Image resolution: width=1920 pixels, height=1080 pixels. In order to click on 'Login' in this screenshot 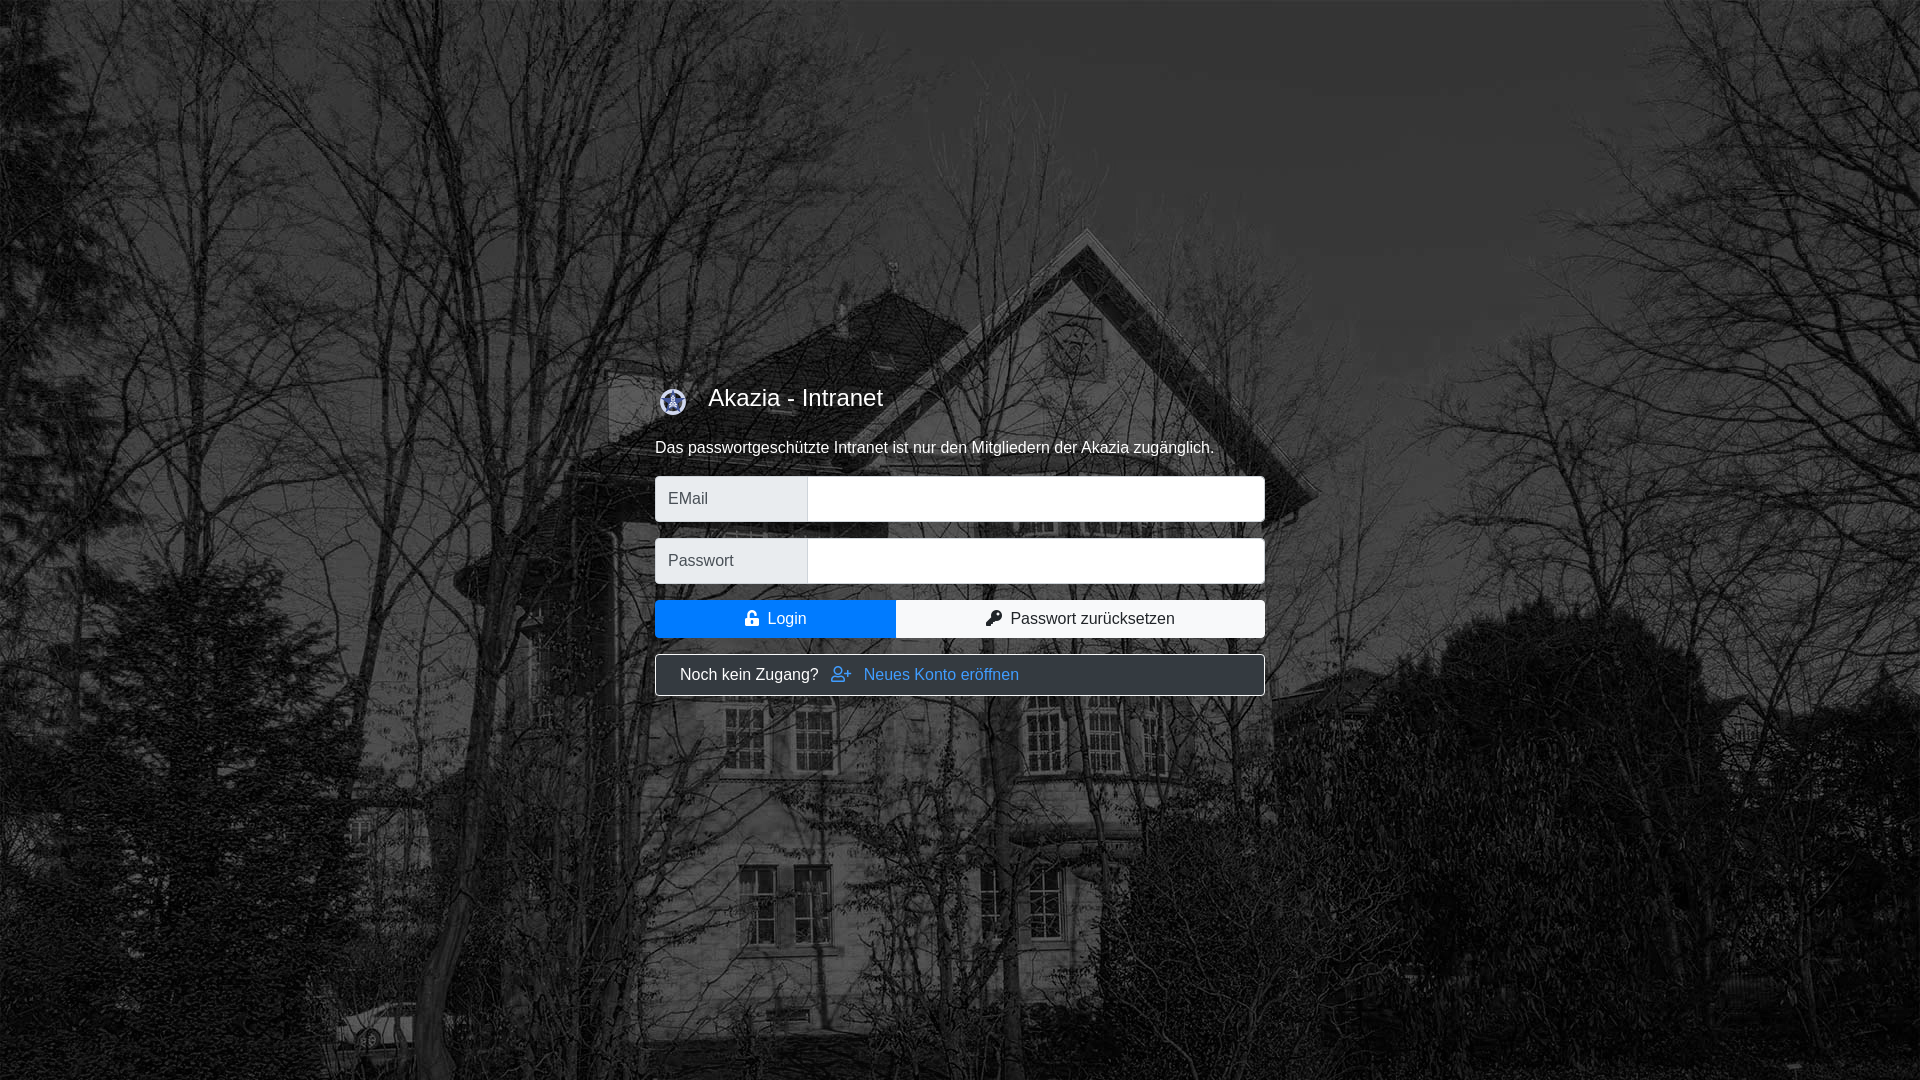, I will do `click(775, 617)`.